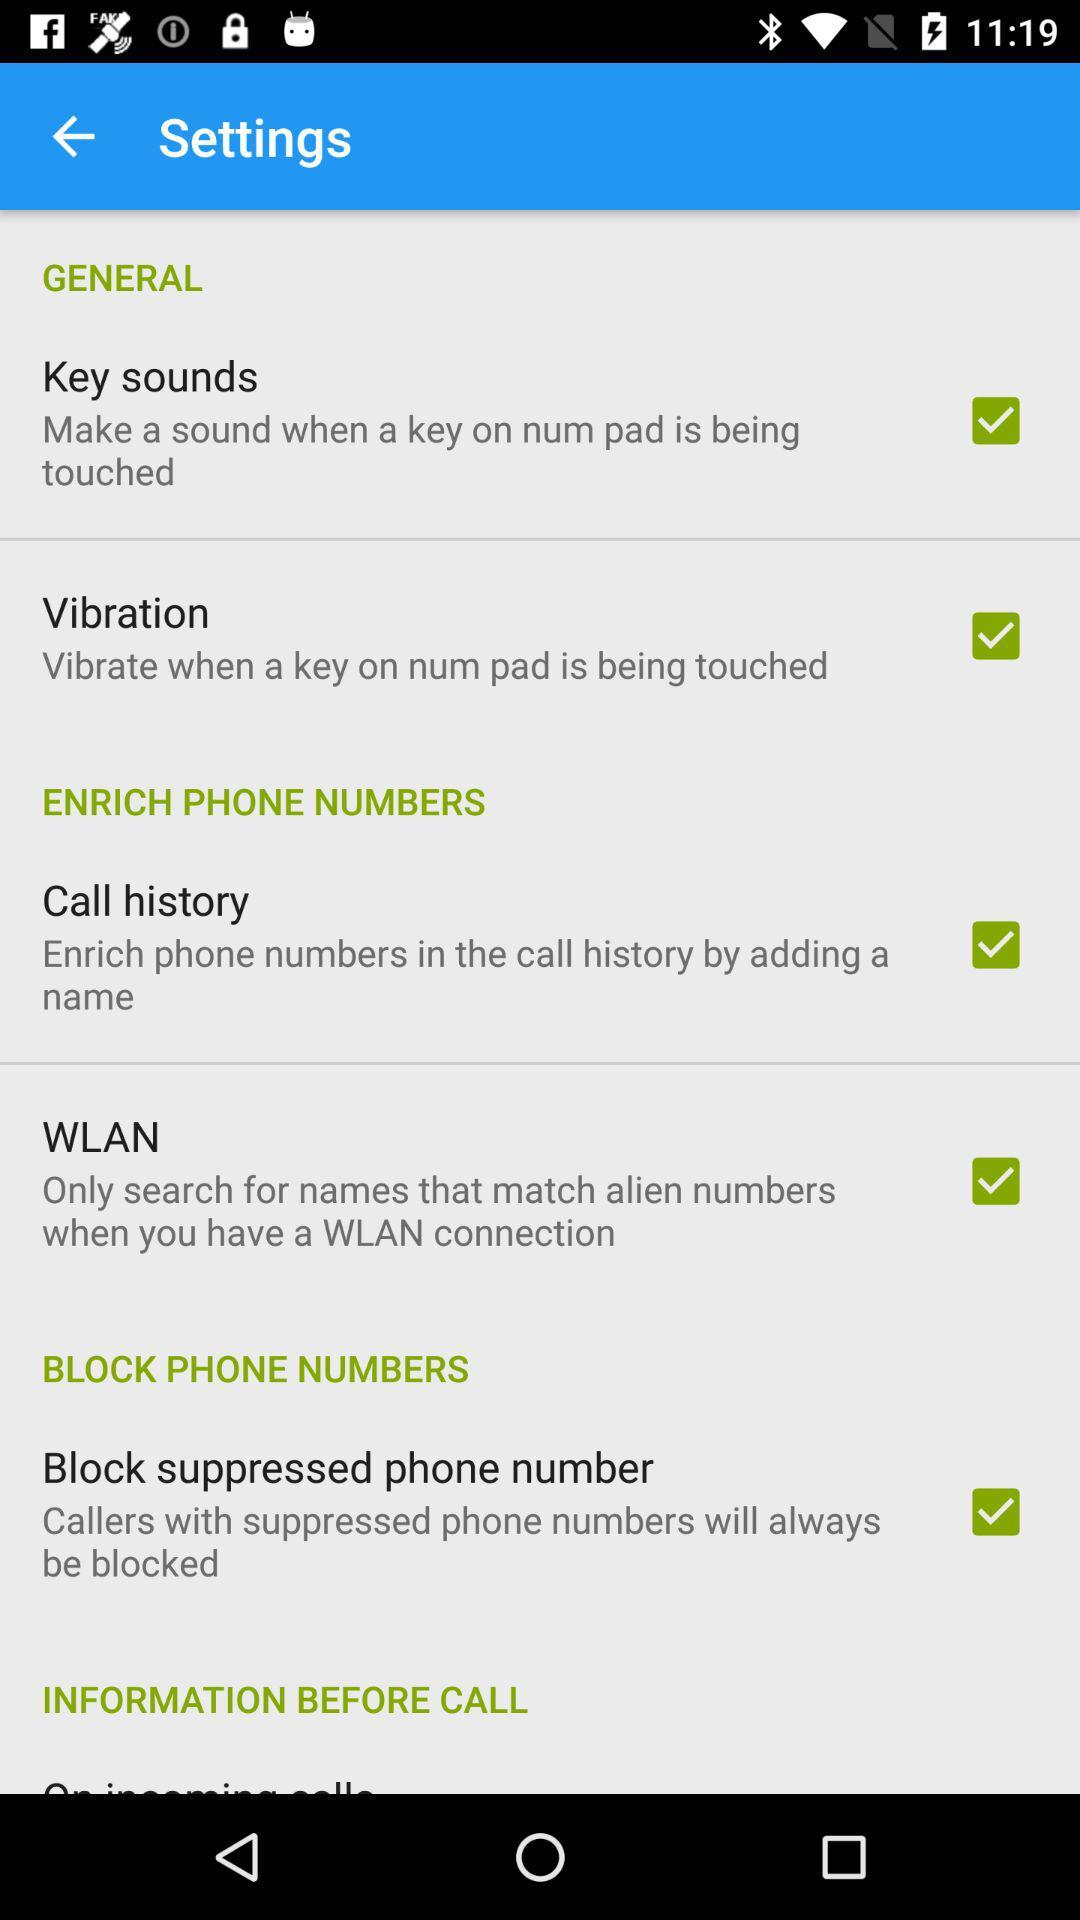  I want to click on the on incoming calls, so click(208, 1781).